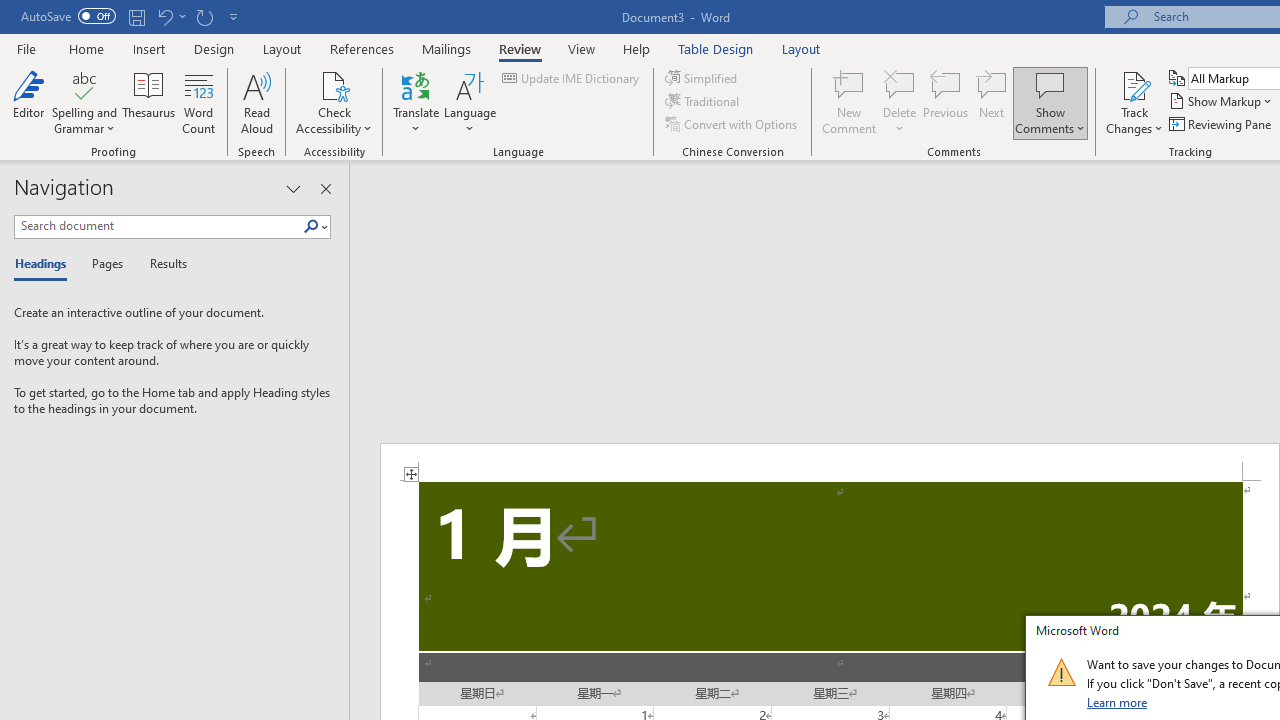 The height and width of the screenshot is (720, 1280). What do you see at coordinates (255, 103) in the screenshot?
I see `'Read Aloud'` at bounding box center [255, 103].